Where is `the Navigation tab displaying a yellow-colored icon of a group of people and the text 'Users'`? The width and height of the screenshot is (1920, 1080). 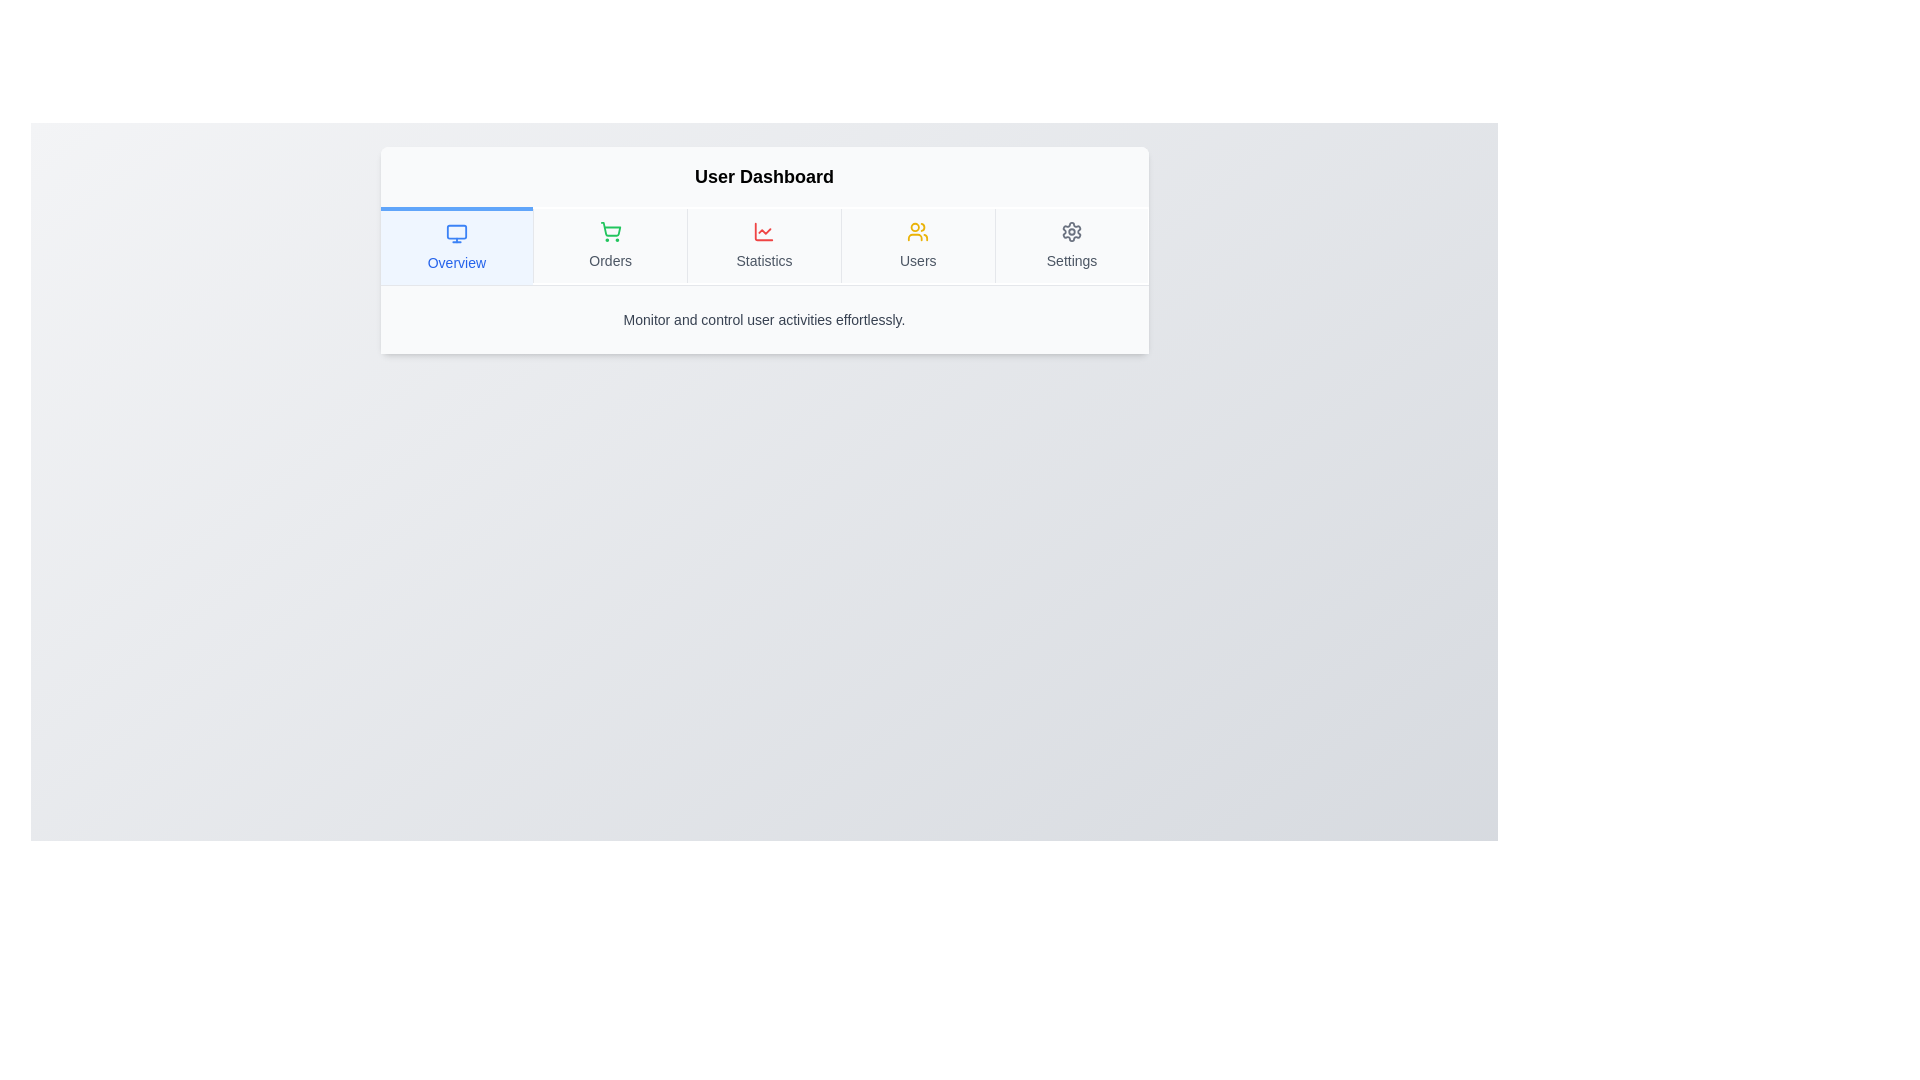
the Navigation tab displaying a yellow-colored icon of a group of people and the text 'Users' is located at coordinates (916, 245).